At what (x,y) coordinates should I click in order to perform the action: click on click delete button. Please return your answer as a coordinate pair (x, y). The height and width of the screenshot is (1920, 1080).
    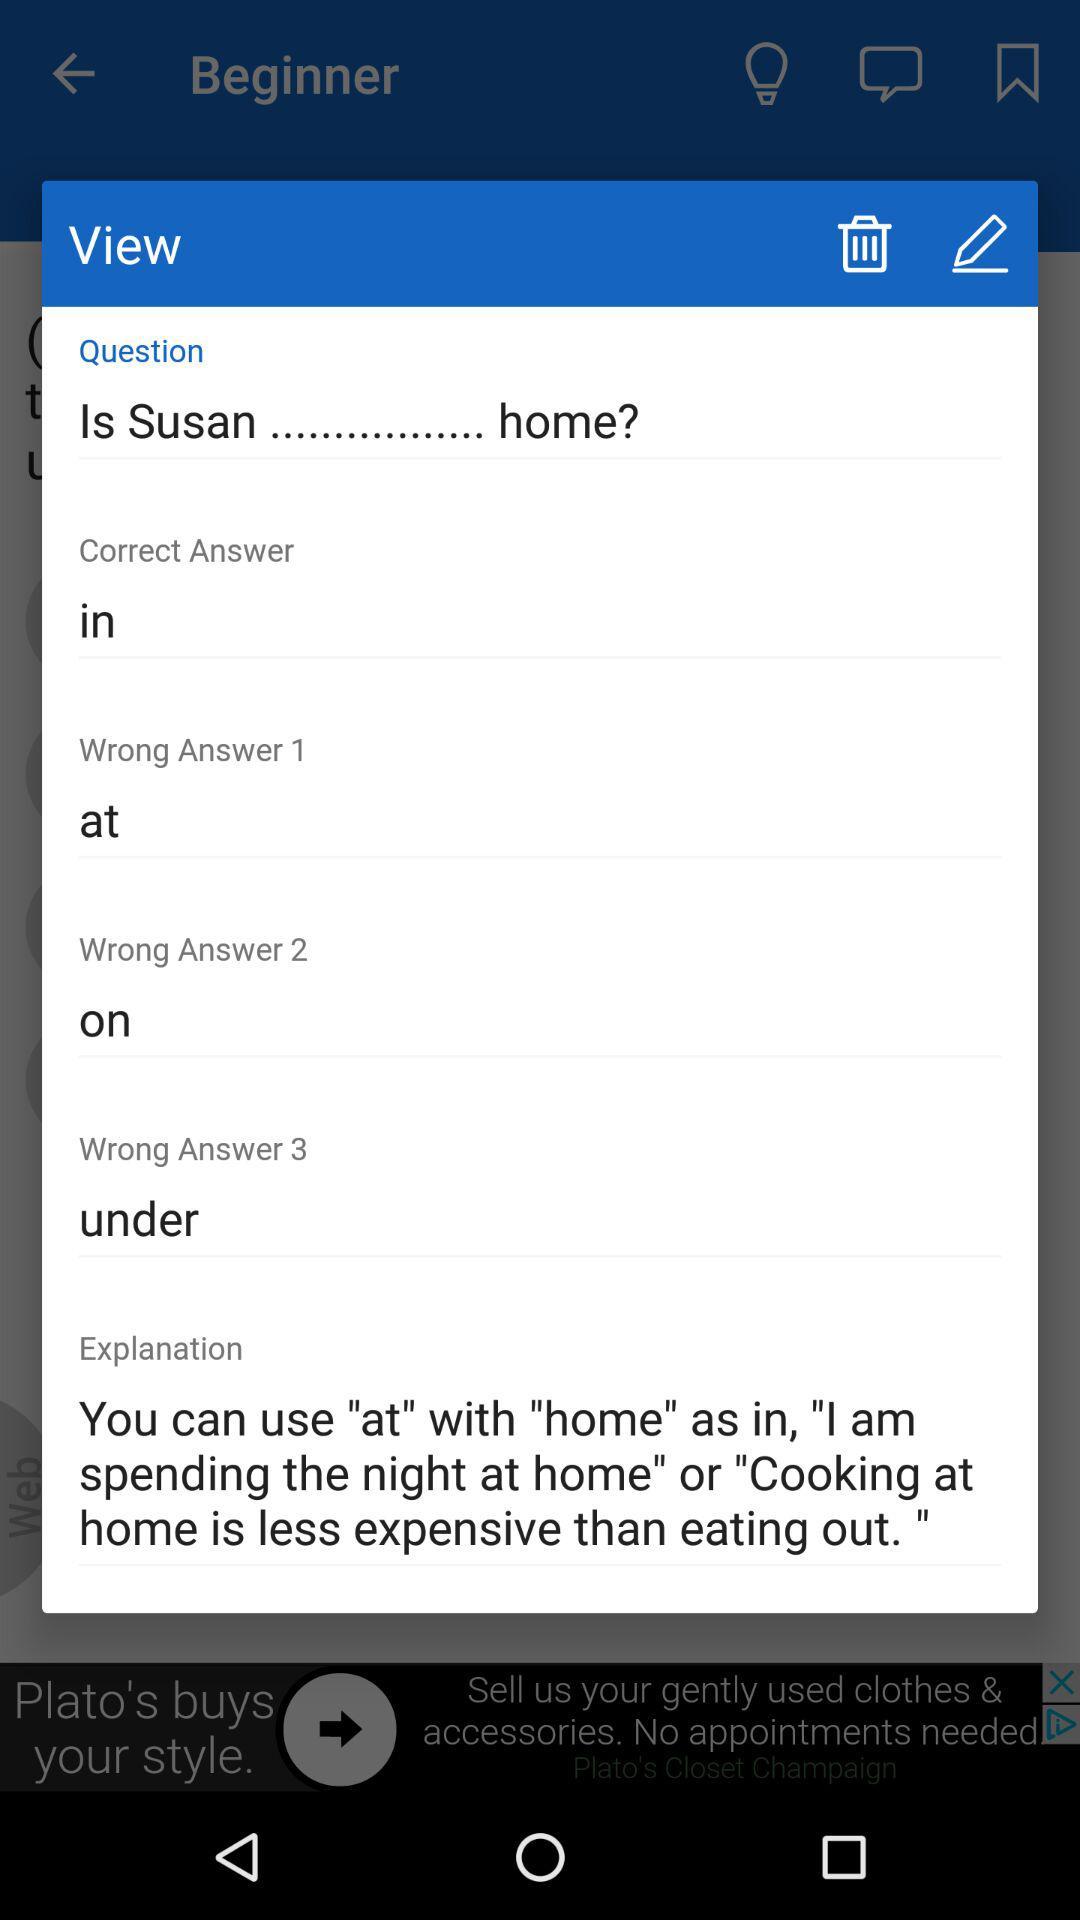
    Looking at the image, I should click on (863, 242).